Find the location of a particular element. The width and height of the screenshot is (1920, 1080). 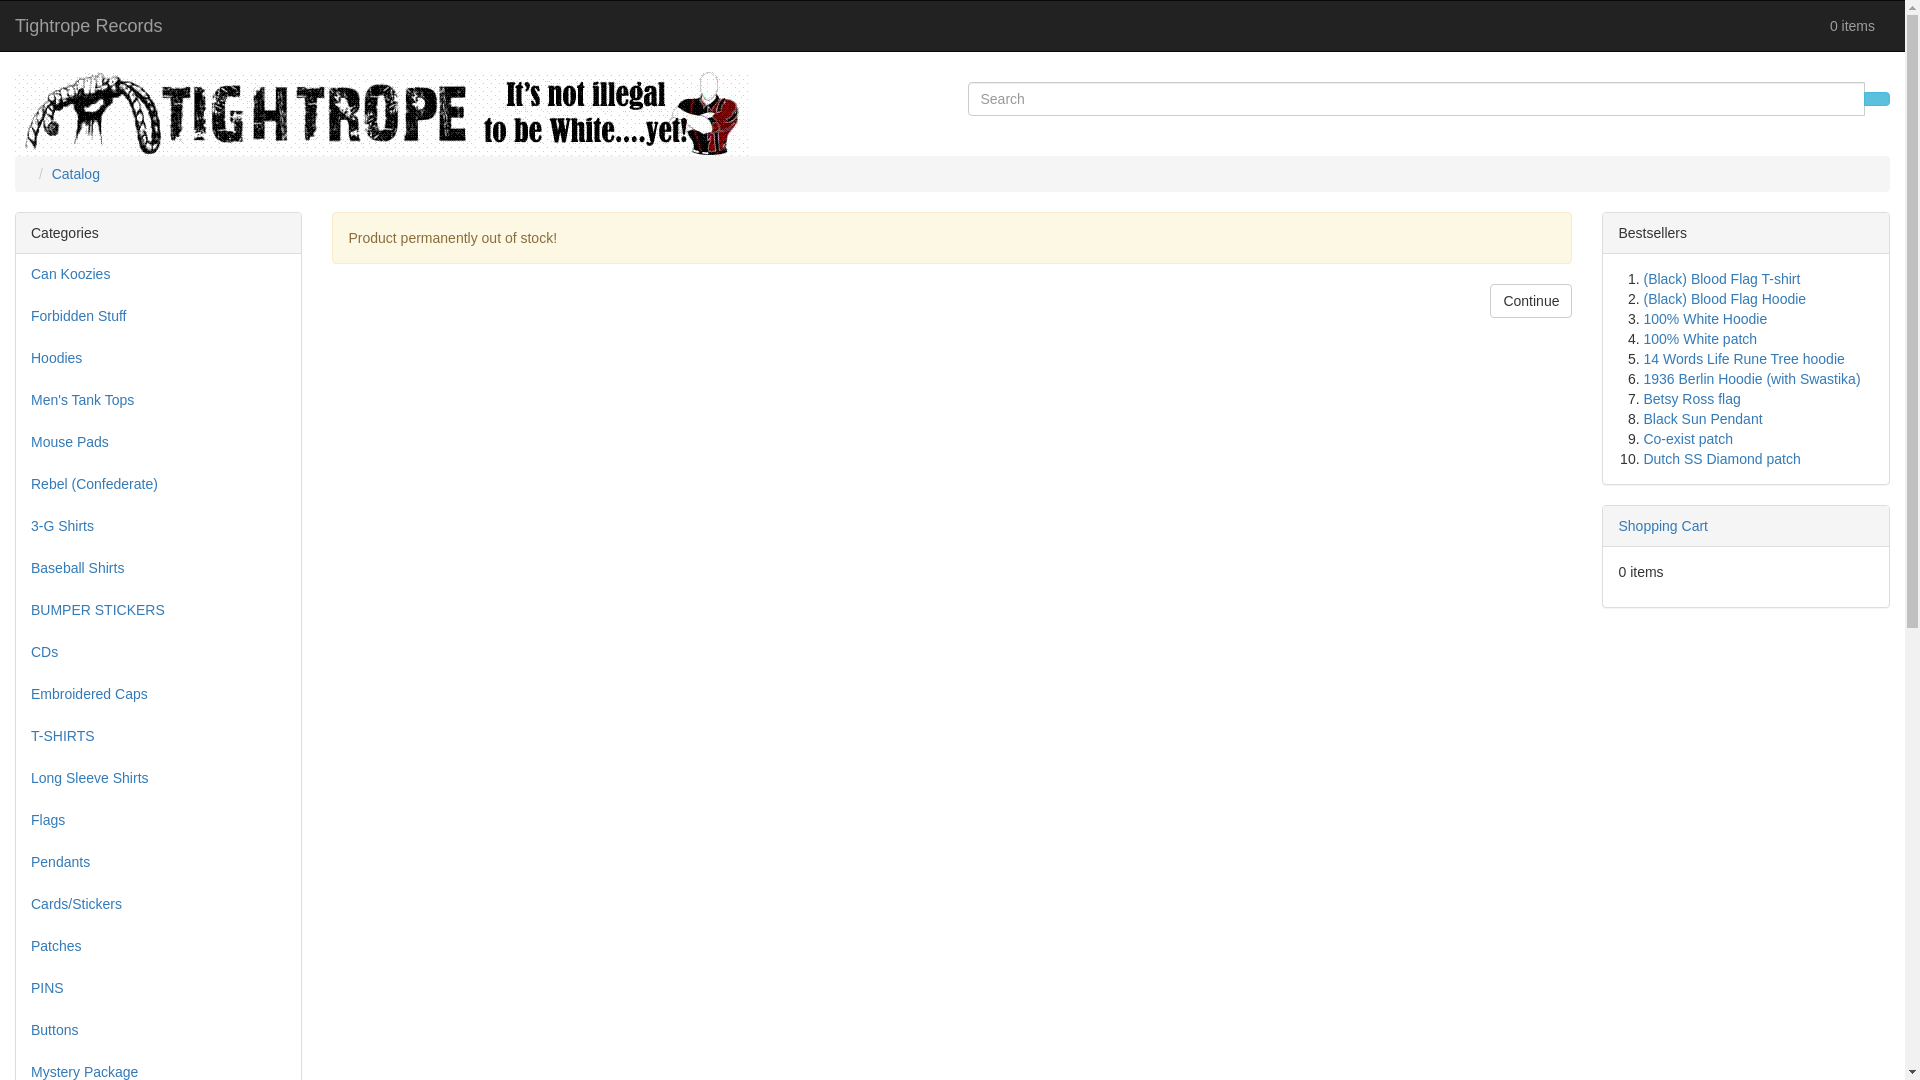

'Flags' is located at coordinates (157, 820).